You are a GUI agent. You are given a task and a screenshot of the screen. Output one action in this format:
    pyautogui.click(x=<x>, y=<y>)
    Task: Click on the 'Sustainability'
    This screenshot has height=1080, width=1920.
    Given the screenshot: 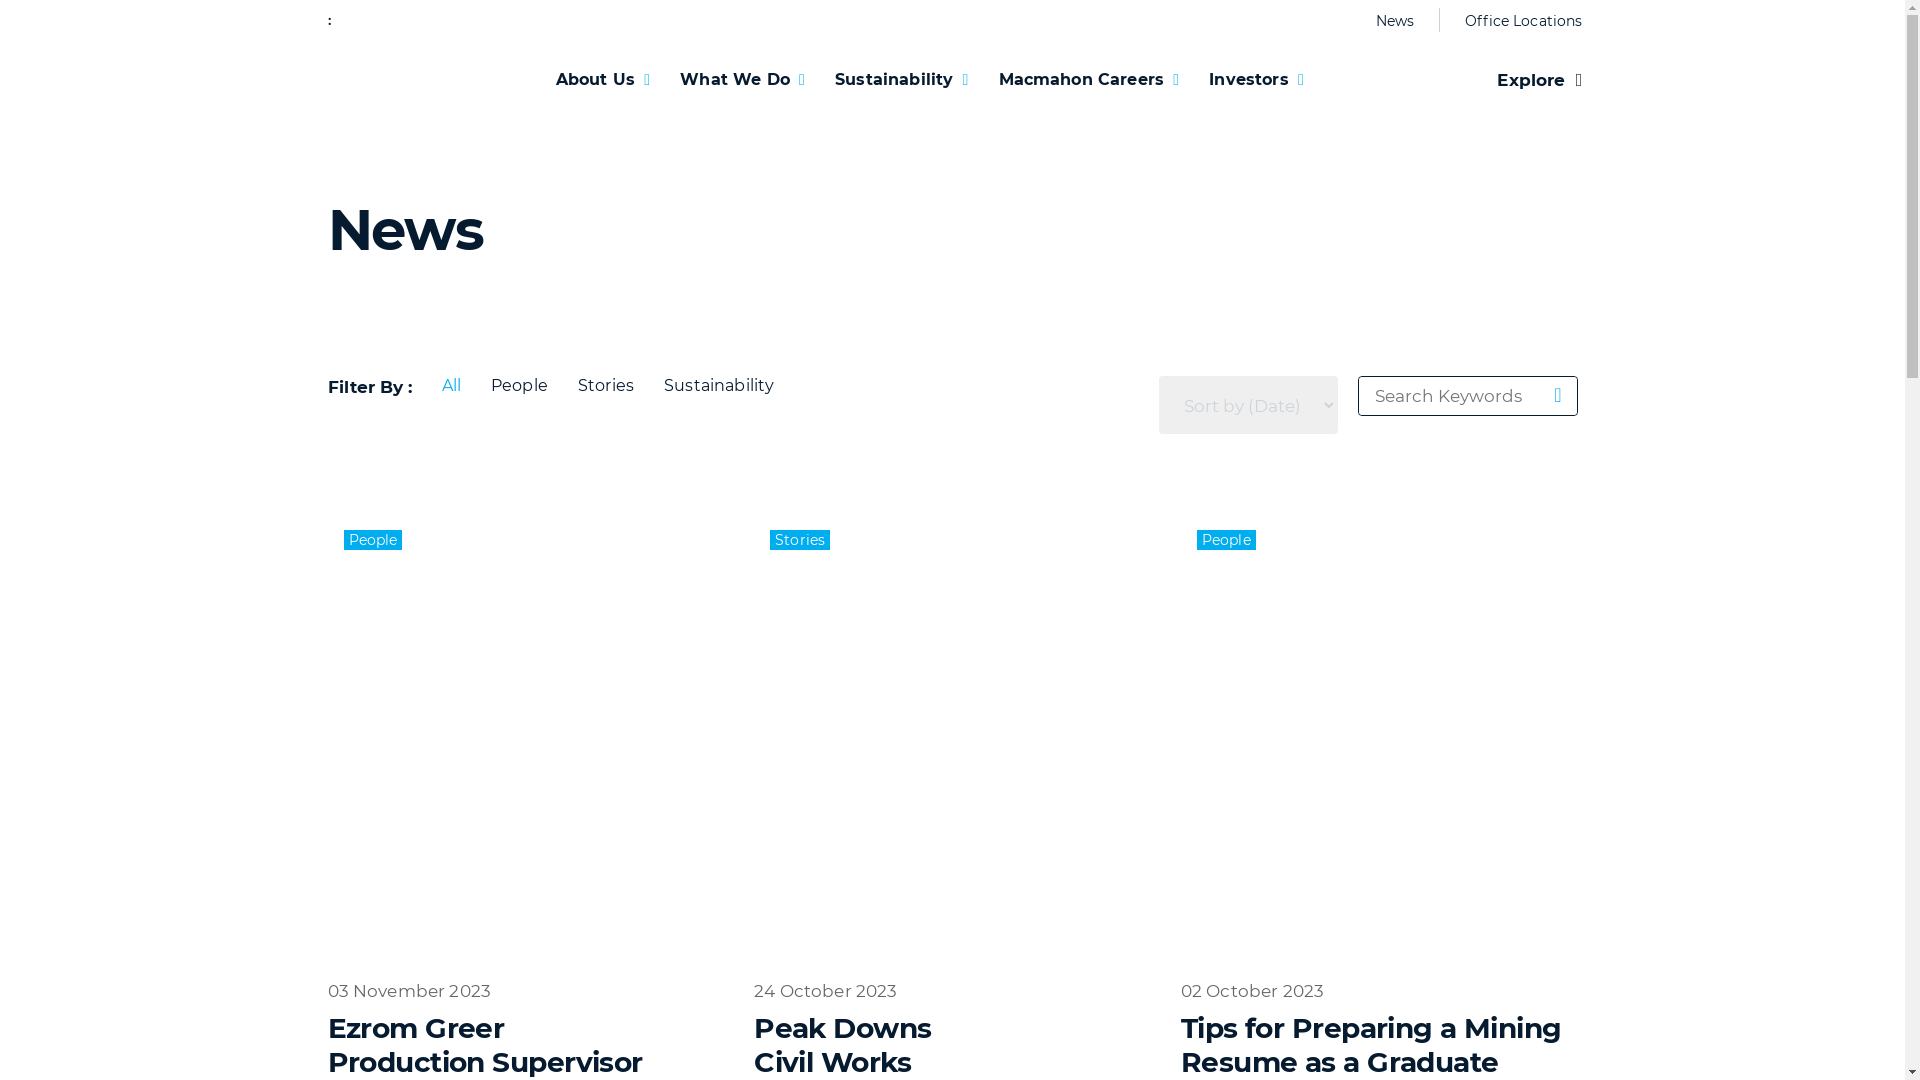 What is the action you would take?
    pyautogui.click(x=900, y=78)
    